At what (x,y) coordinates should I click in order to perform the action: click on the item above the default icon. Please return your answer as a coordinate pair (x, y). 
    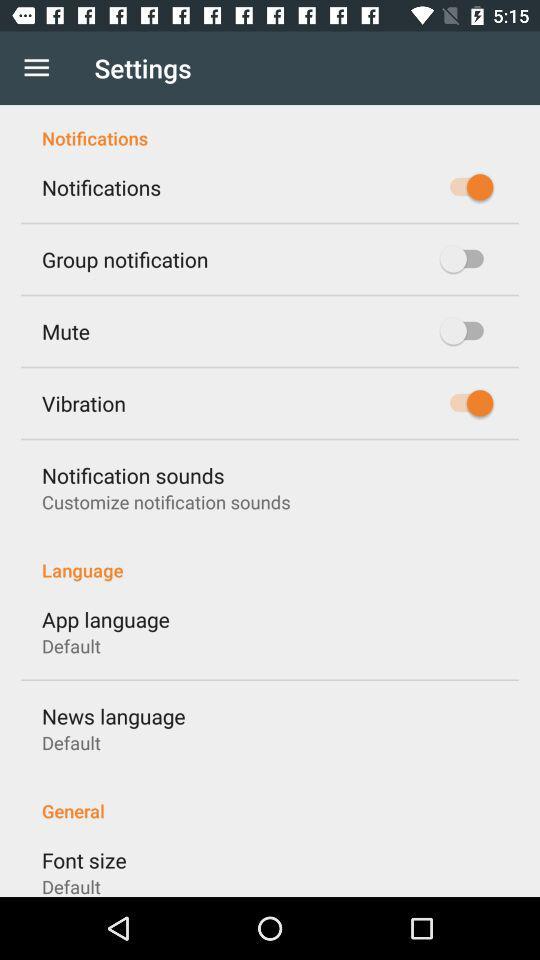
    Looking at the image, I should click on (83, 859).